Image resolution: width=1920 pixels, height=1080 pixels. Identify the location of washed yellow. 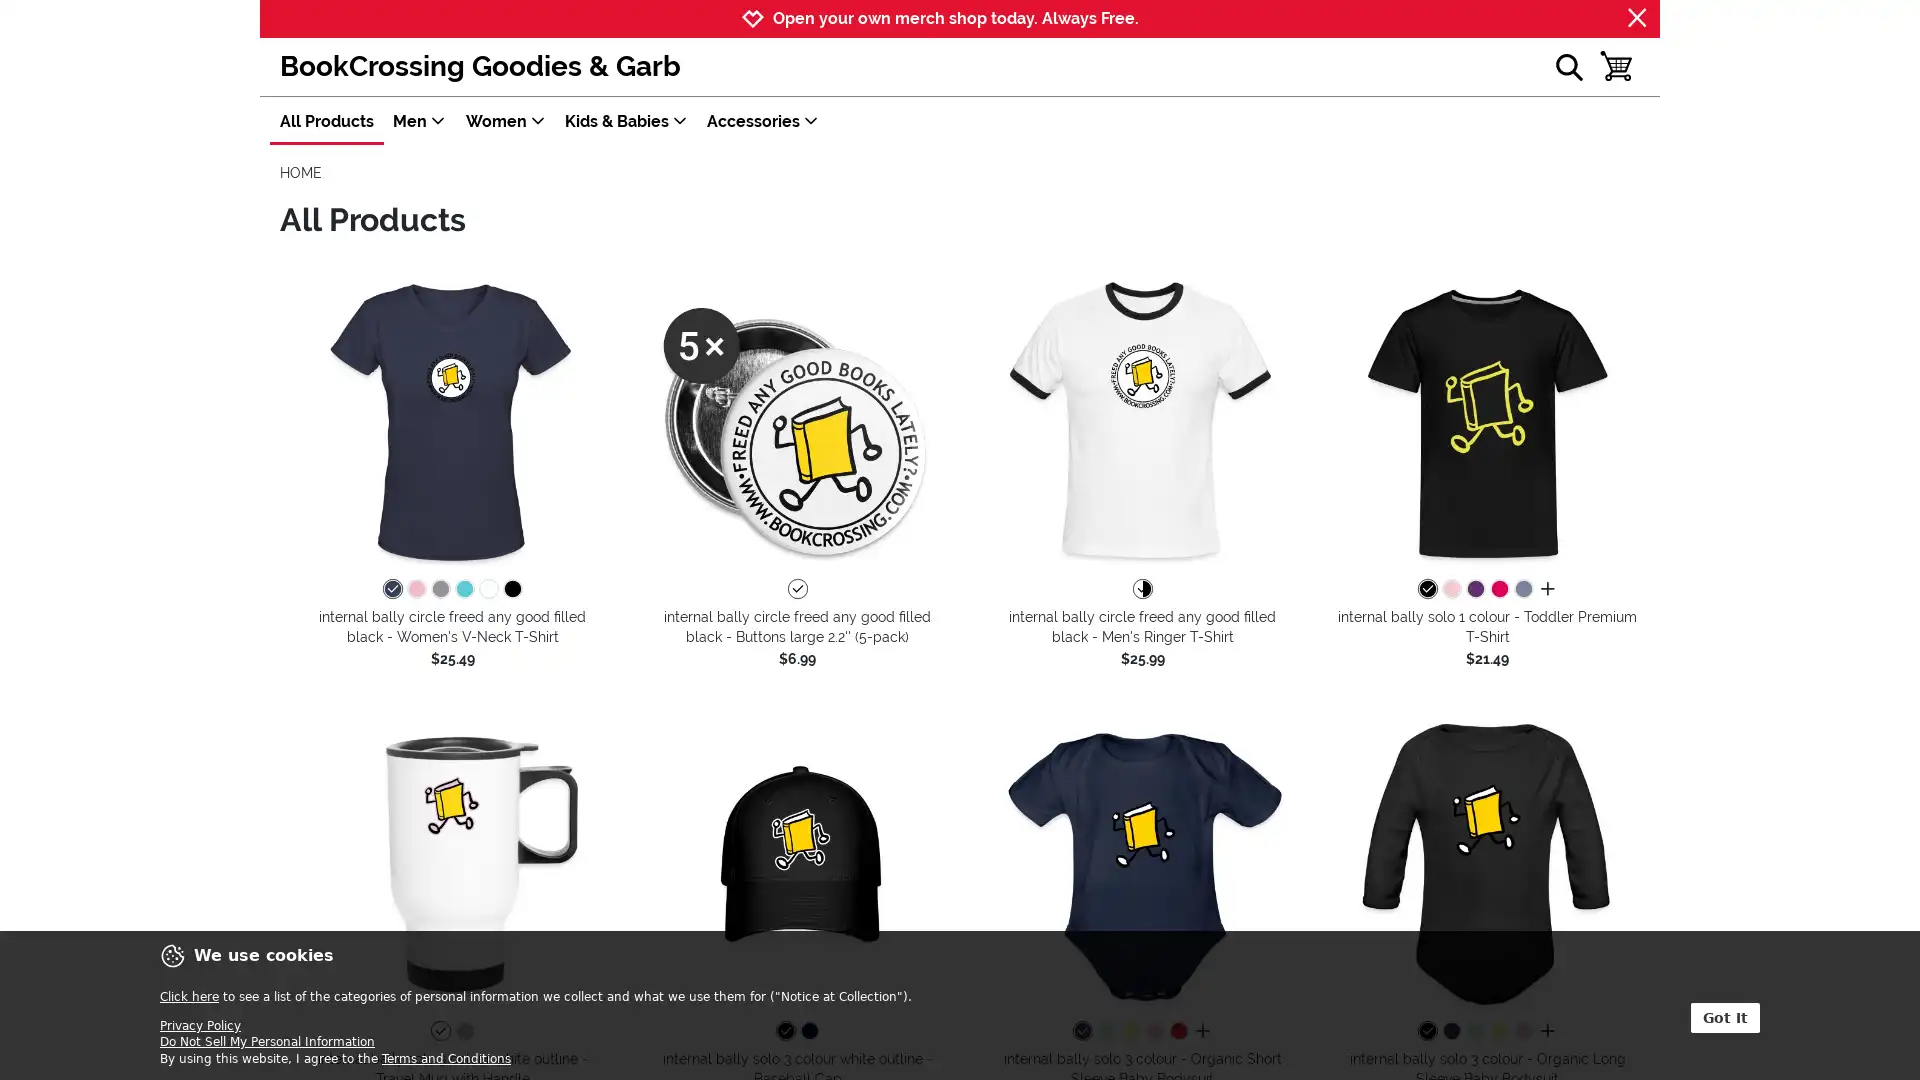
(1129, 1032).